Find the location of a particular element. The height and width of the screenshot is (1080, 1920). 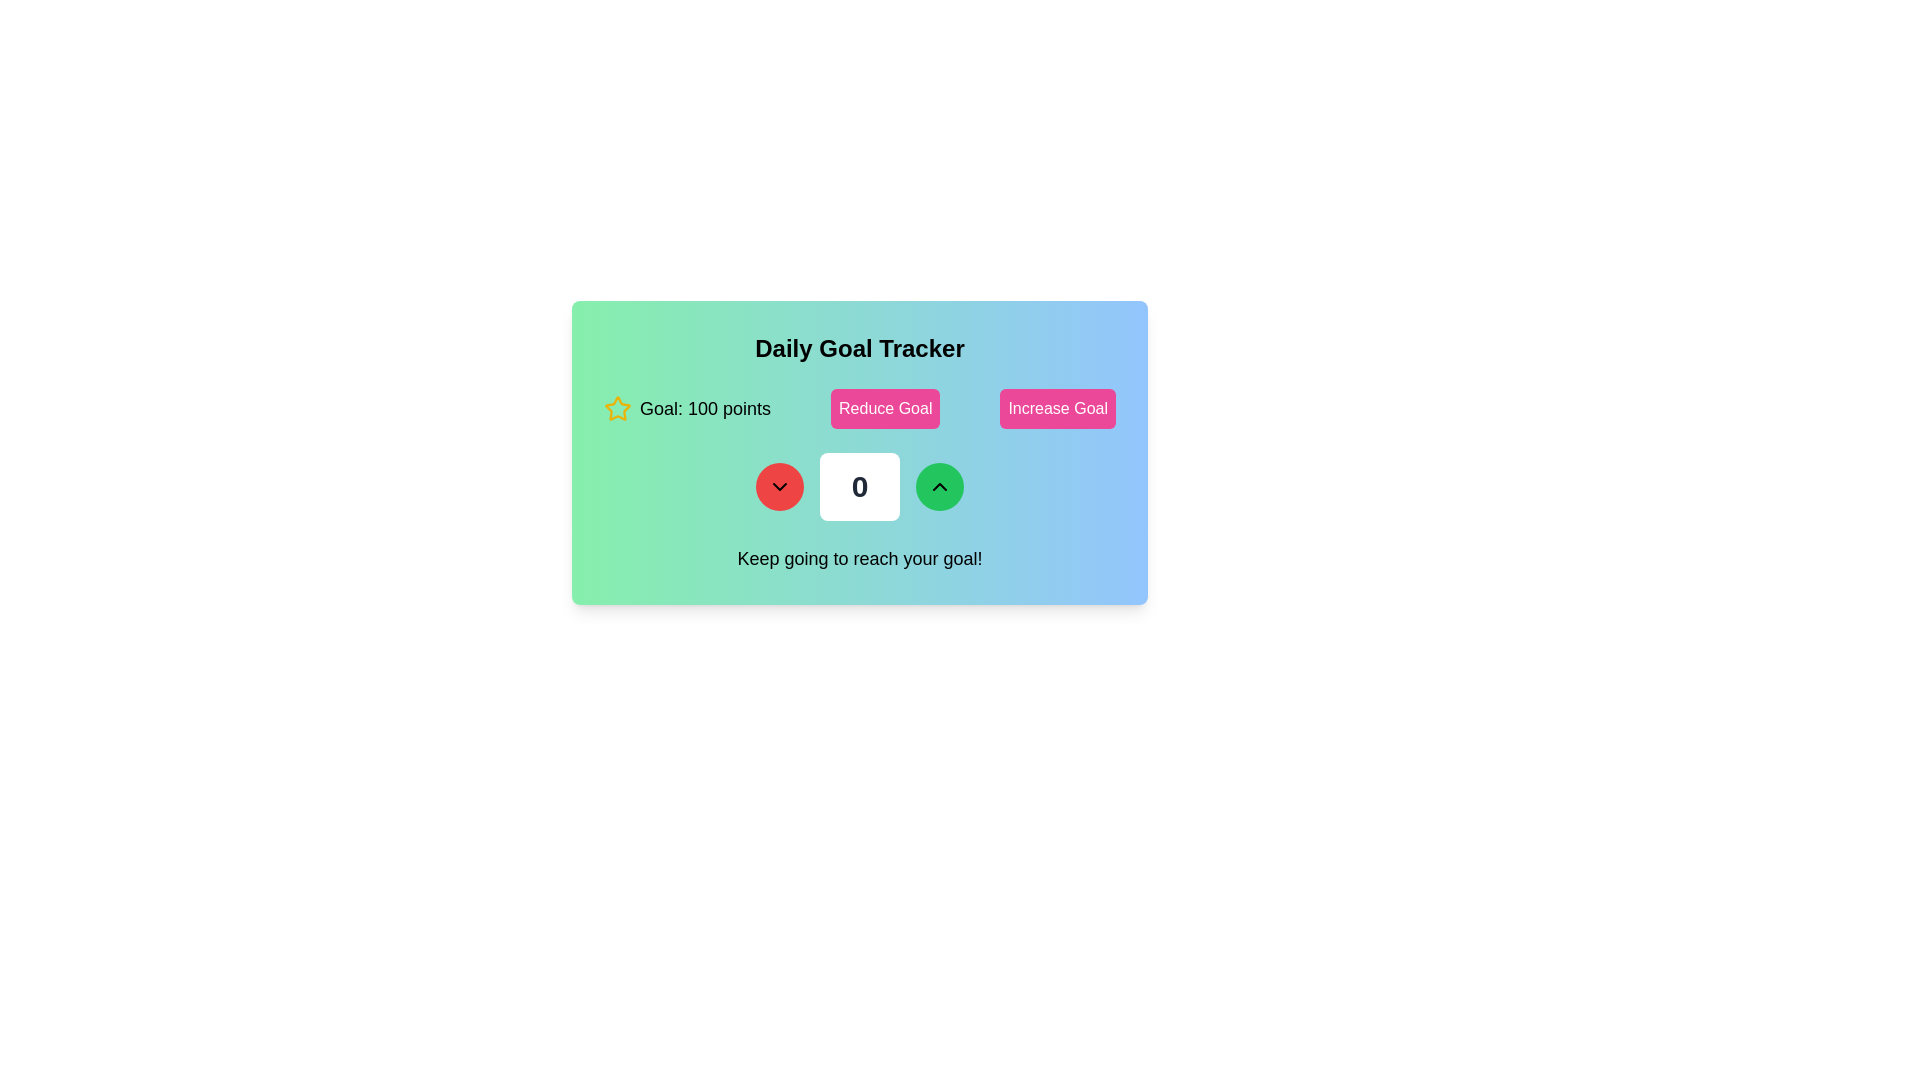

the decrement button located between the 'Goal: 100 points' text and the 'Increase Goal' button to change its background color is located at coordinates (884, 407).